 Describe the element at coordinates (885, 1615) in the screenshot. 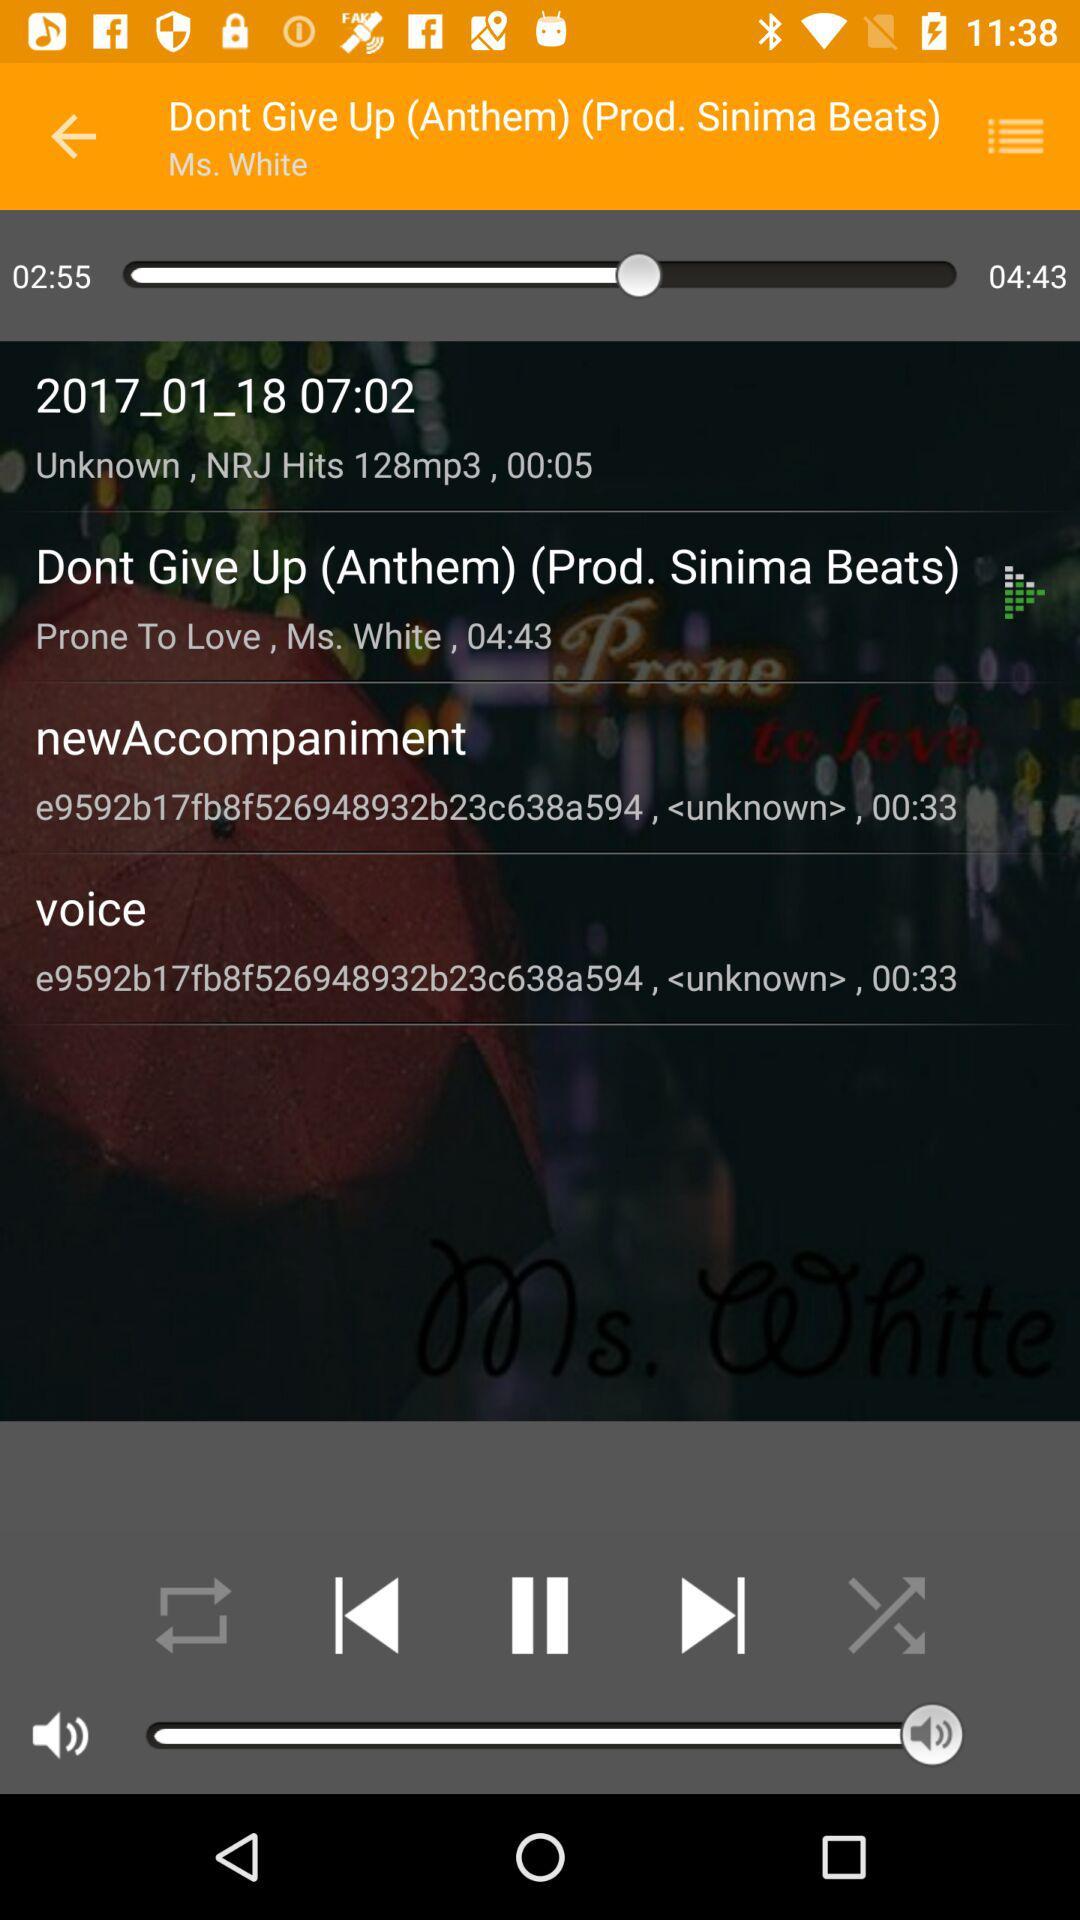

I see `tap shuffle option` at that location.